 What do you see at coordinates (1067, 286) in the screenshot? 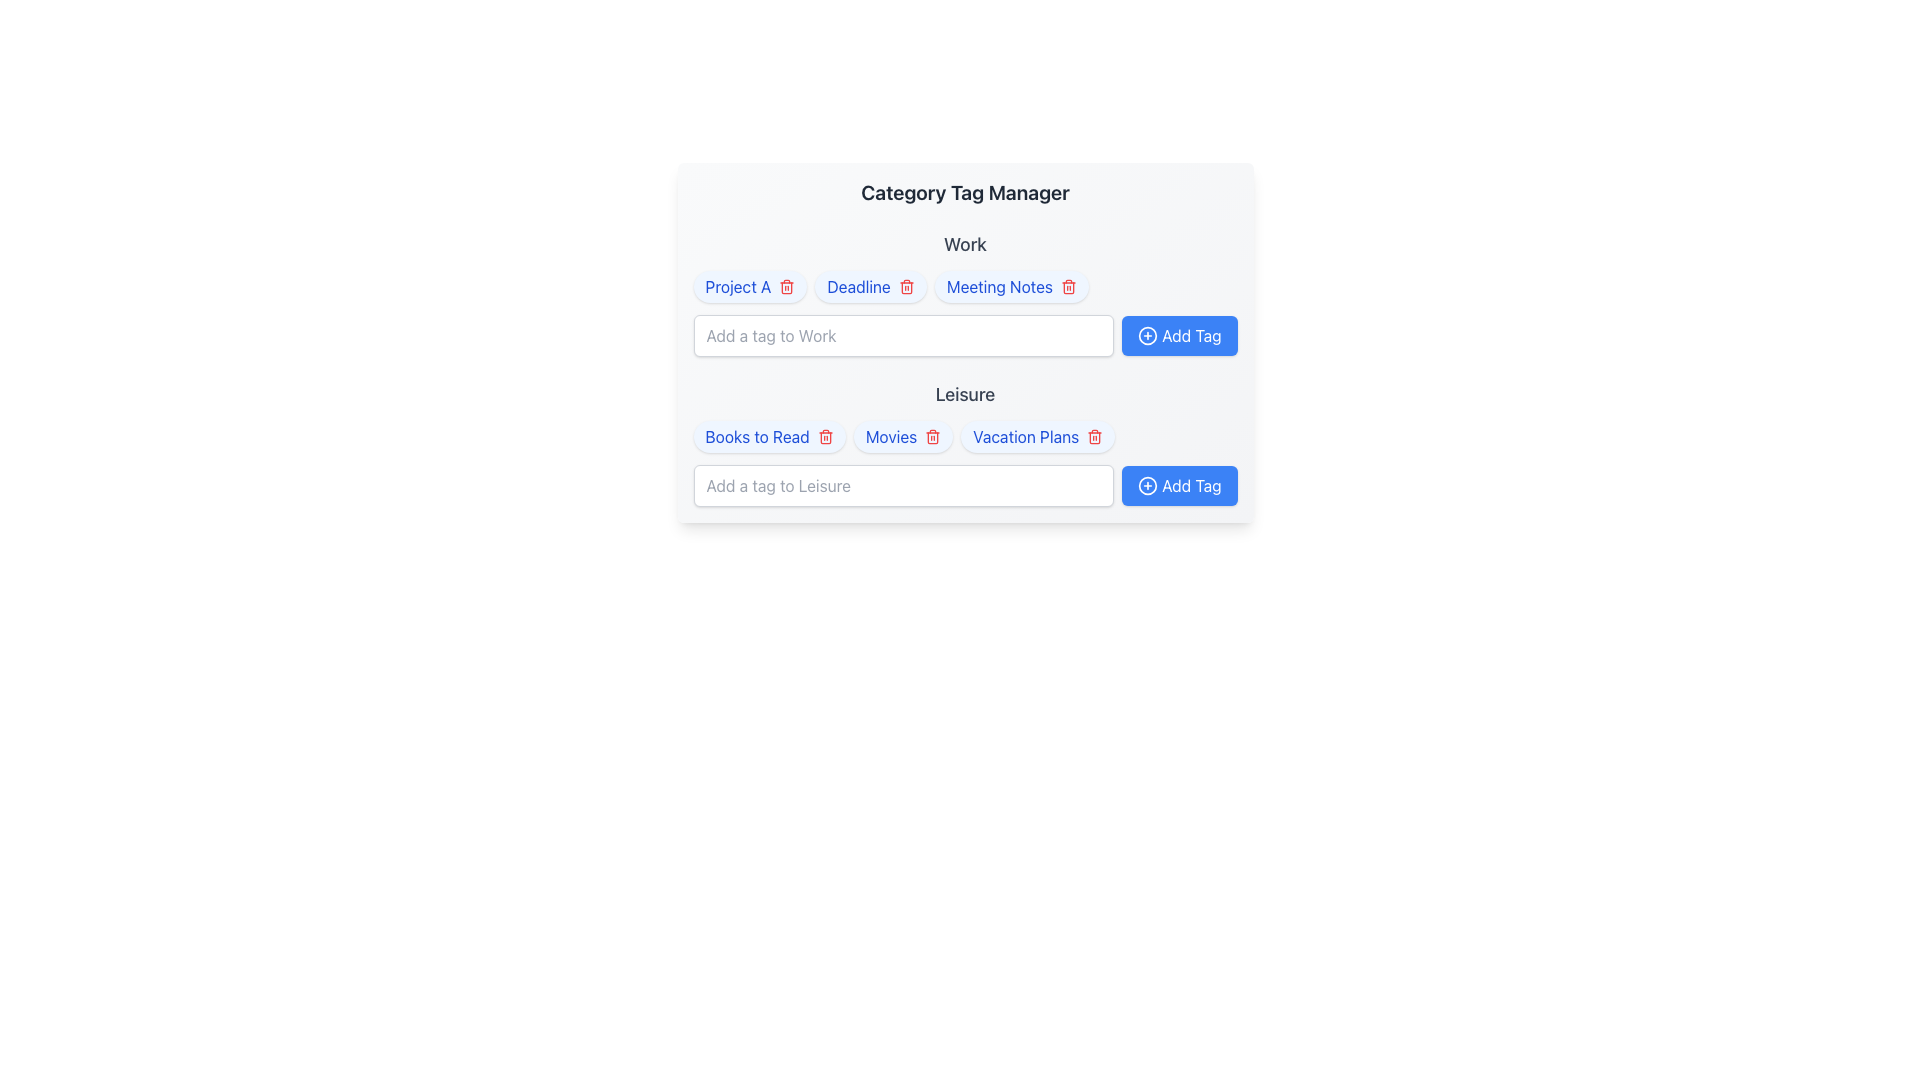
I see `the red trash bin icon button located next to the 'Meeting Notes' label in the 'Work' category section` at bounding box center [1067, 286].